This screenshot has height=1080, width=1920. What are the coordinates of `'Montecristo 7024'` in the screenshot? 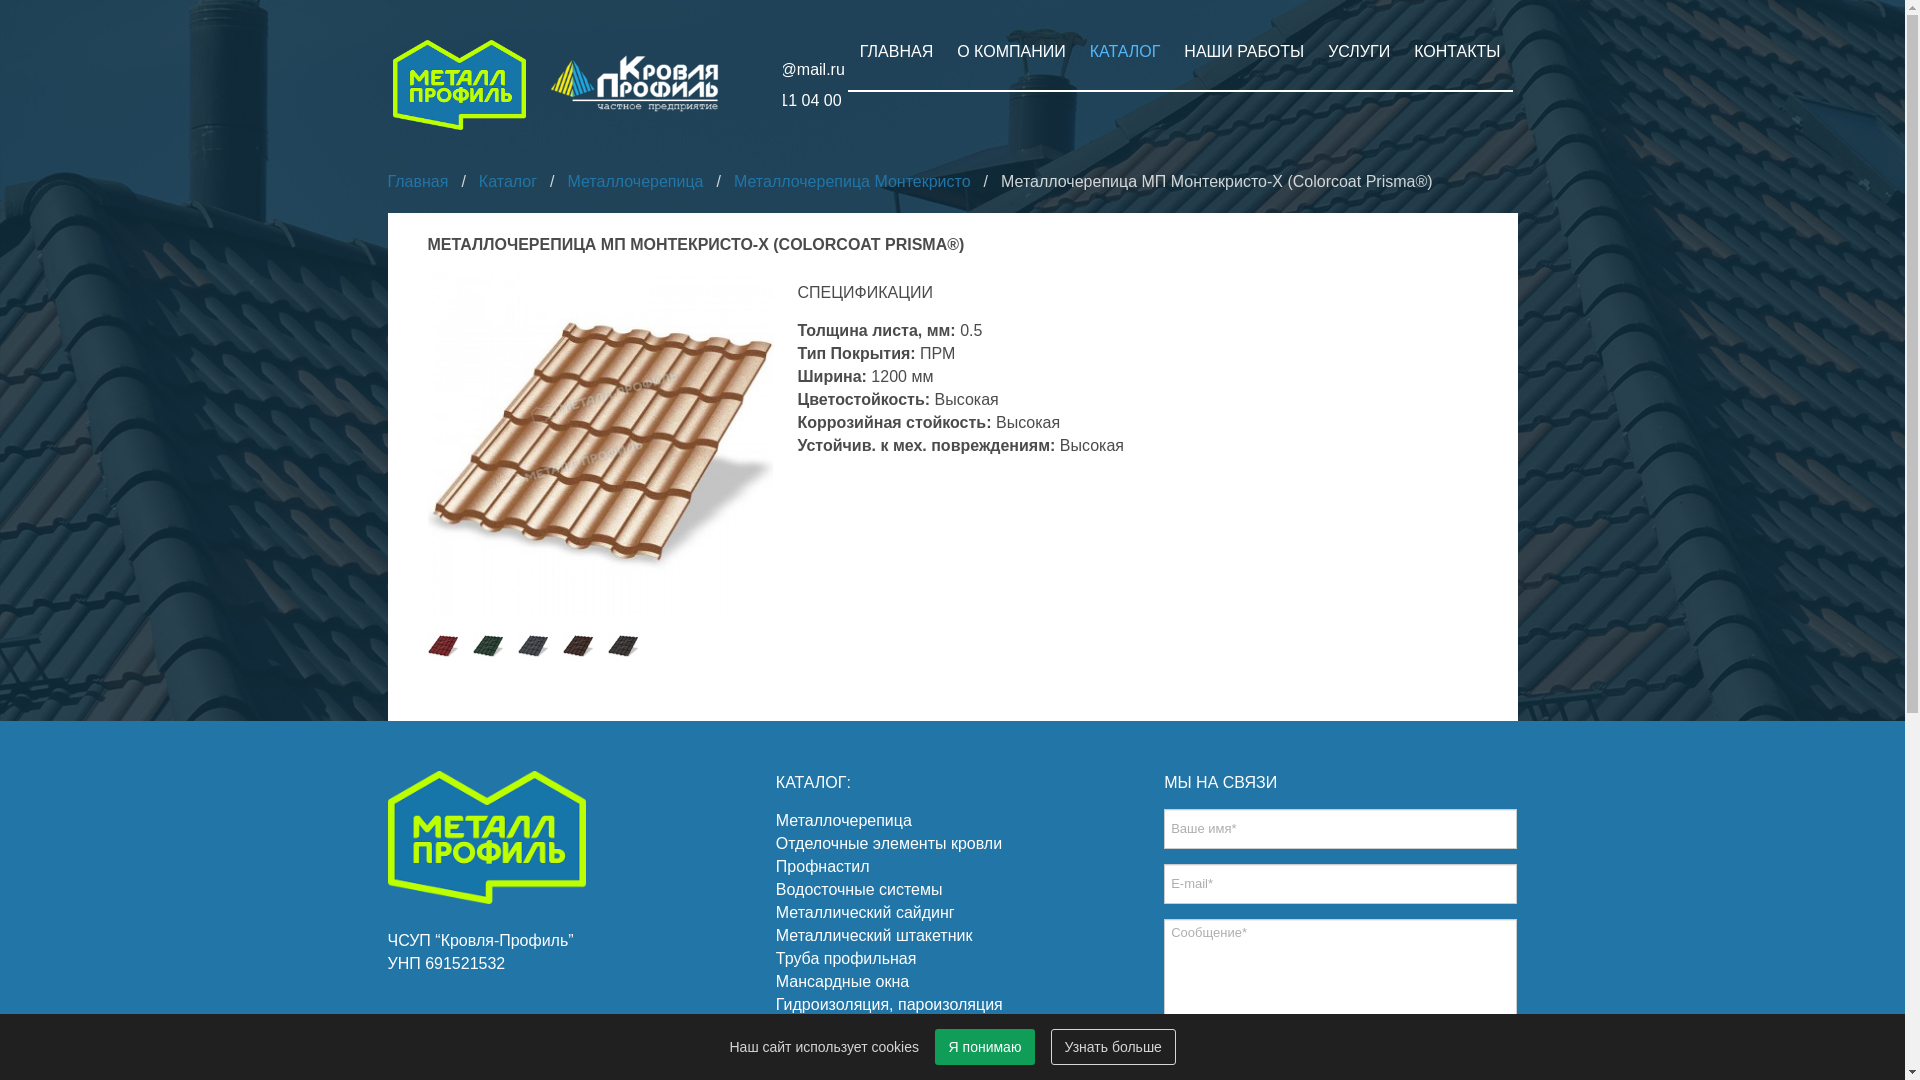 It's located at (532, 645).